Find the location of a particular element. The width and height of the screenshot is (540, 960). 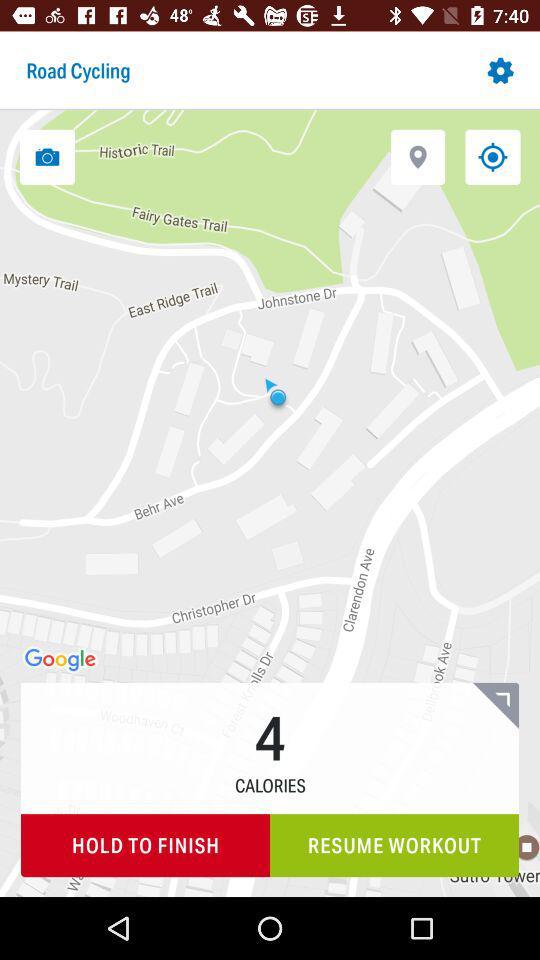

icon above the 4 is located at coordinates (417, 156).